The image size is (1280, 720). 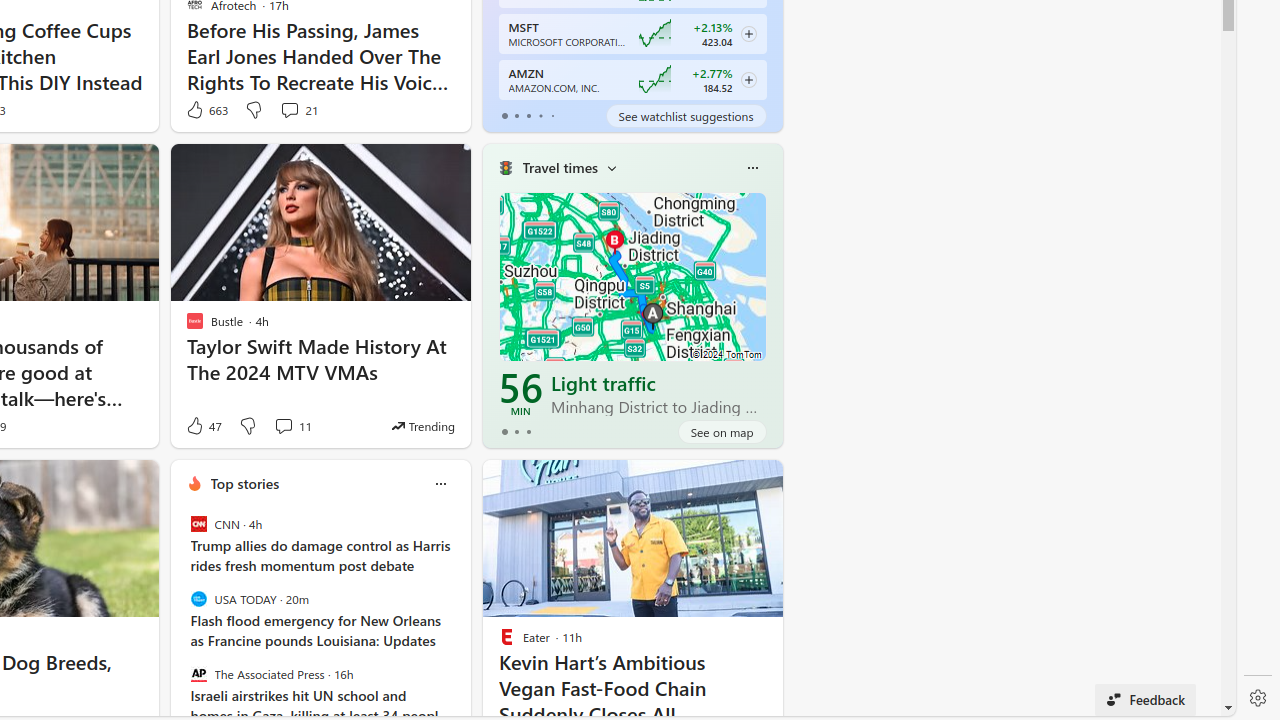 What do you see at coordinates (631, 78) in the screenshot?
I see `'AMZN AMAZON.COM, INC. ‎+2.77%‎ 184.52'` at bounding box center [631, 78].